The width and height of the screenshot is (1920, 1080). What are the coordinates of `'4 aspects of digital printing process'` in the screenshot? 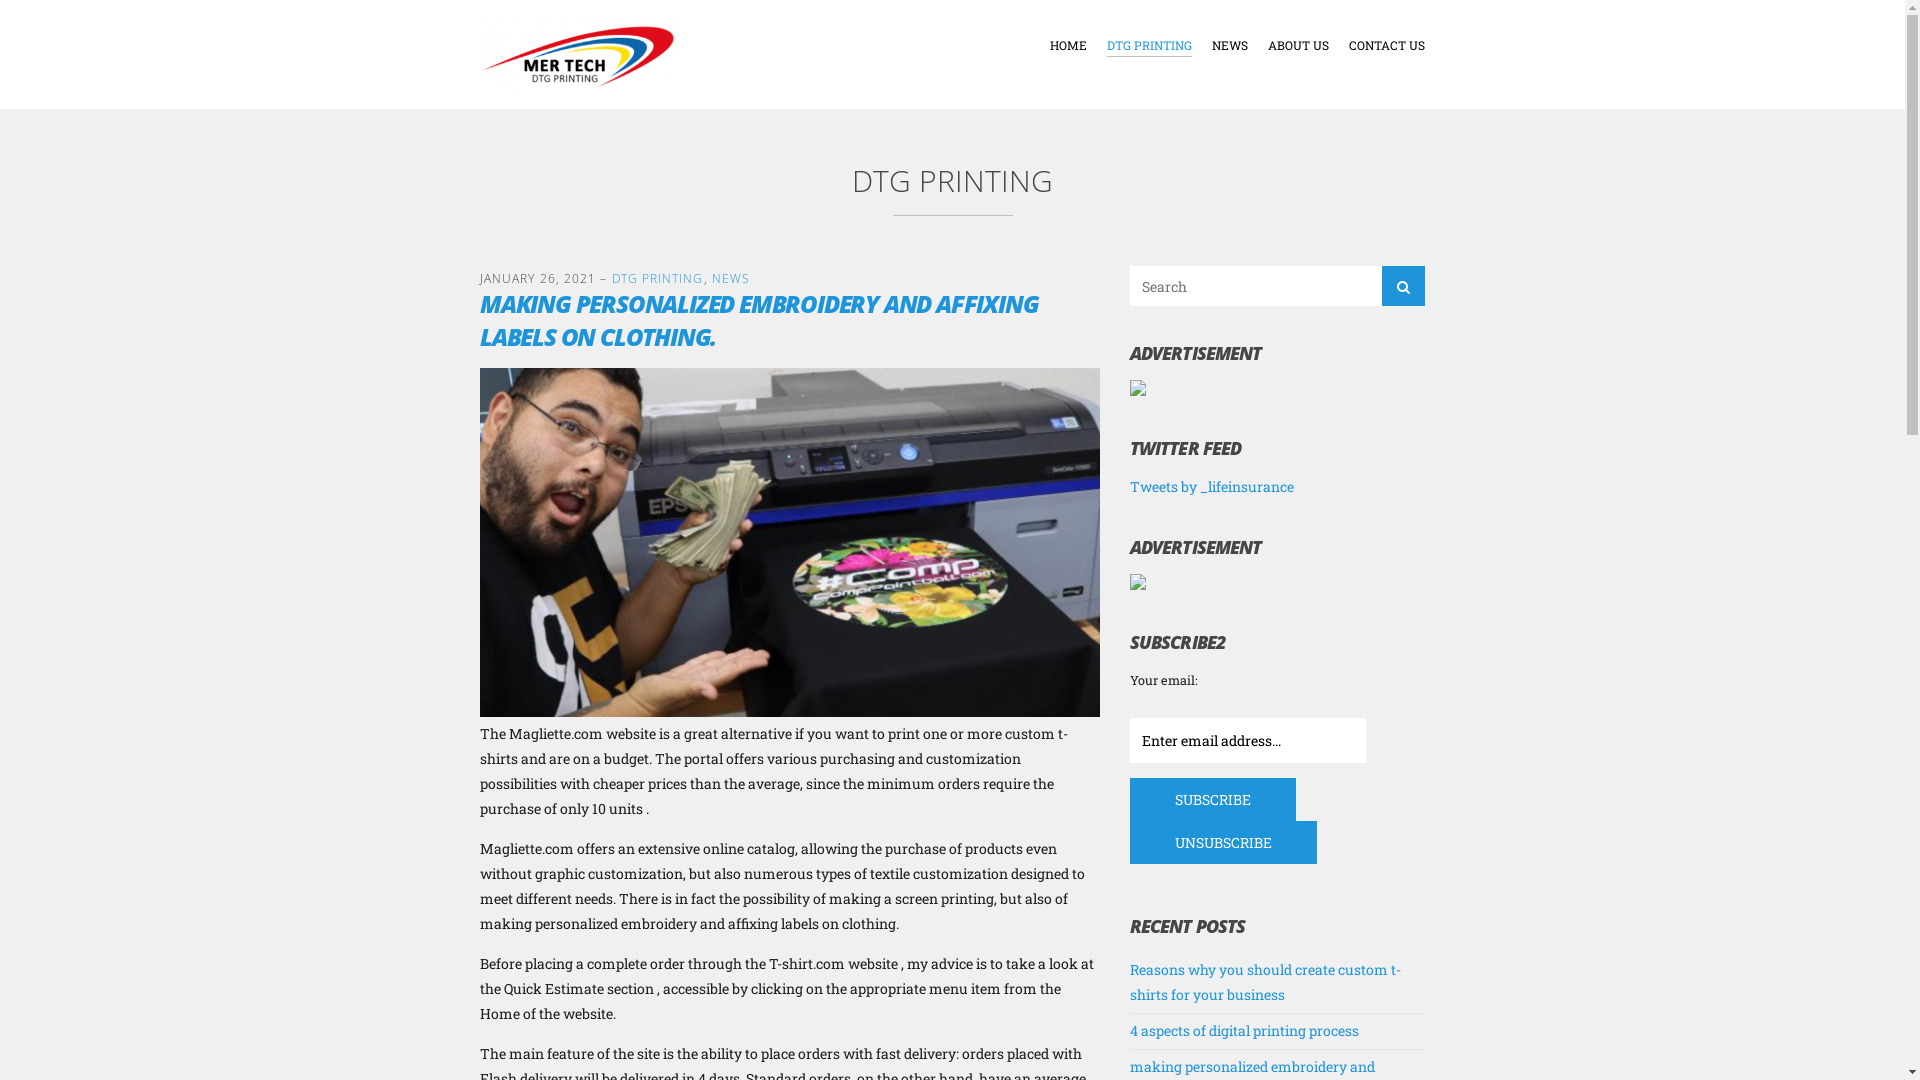 It's located at (1129, 1030).